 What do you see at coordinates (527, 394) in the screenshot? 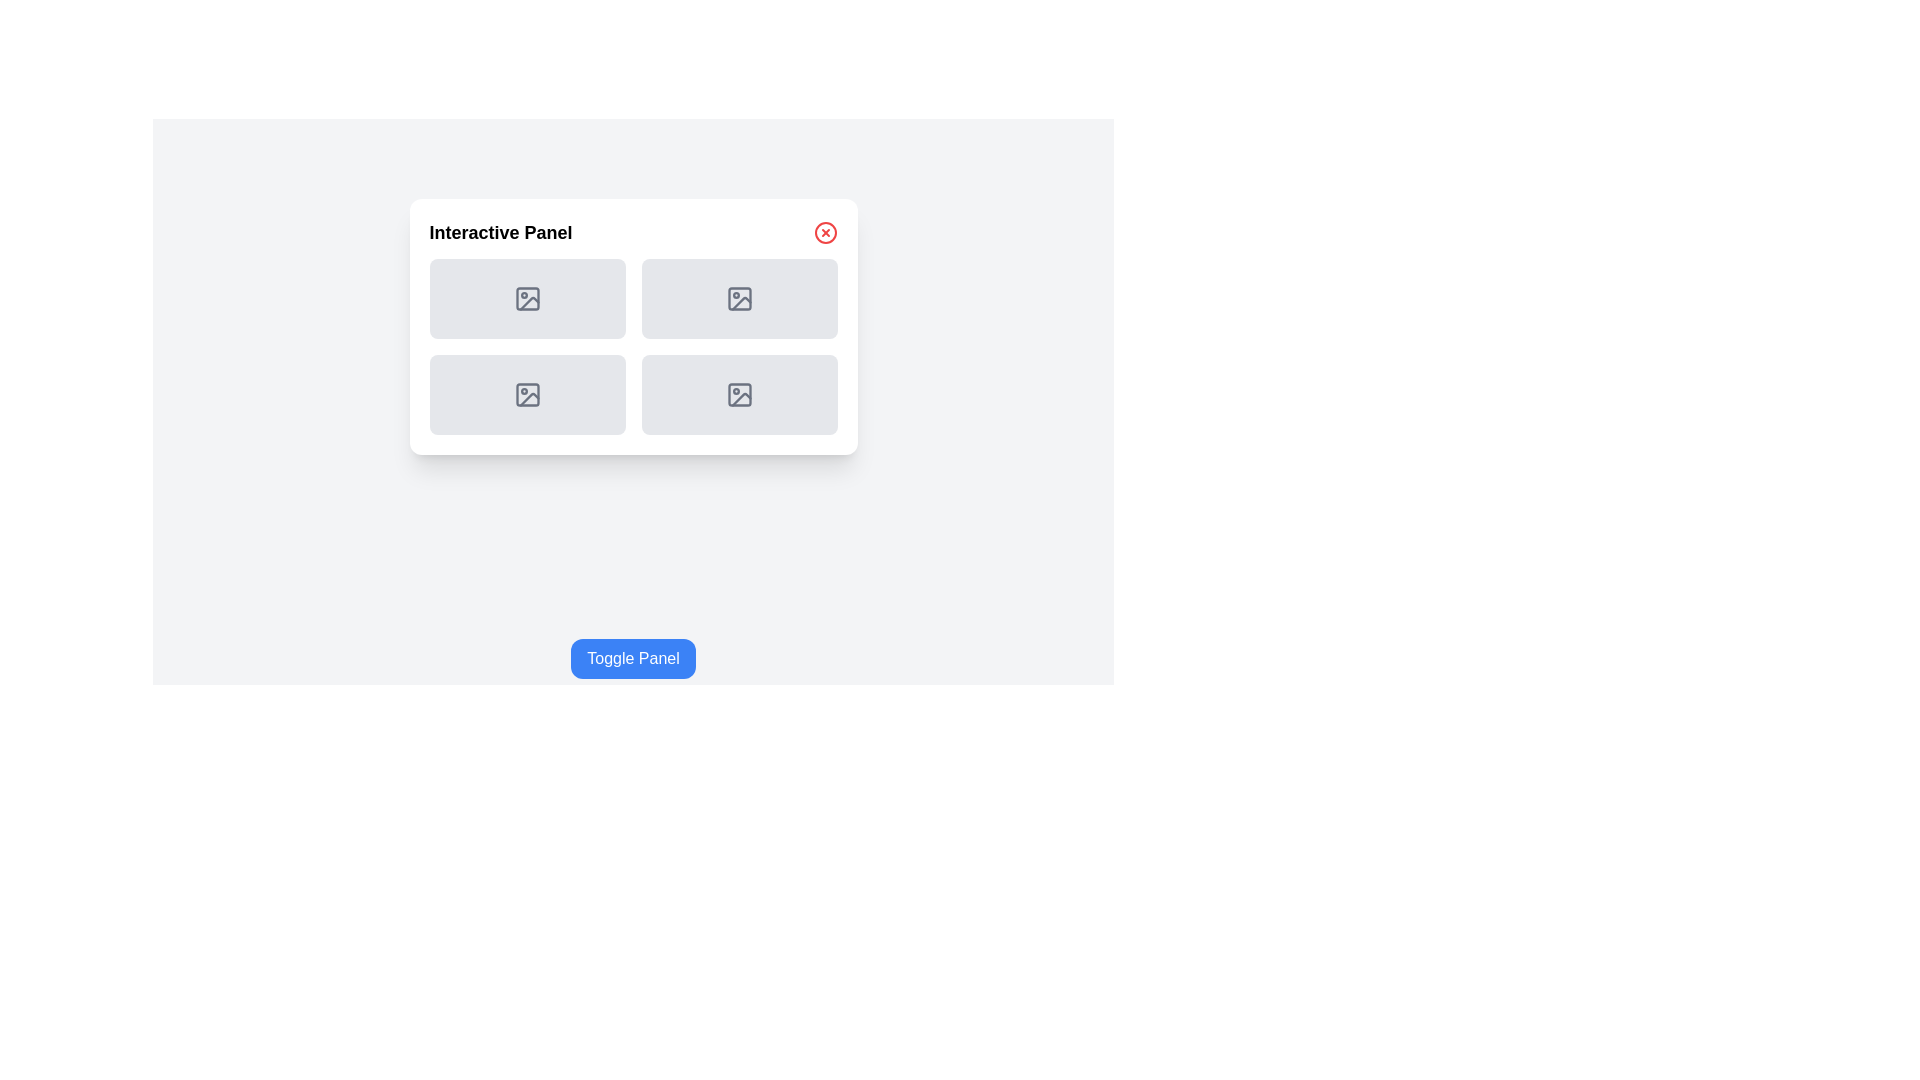
I see `the image upload icon` at bounding box center [527, 394].